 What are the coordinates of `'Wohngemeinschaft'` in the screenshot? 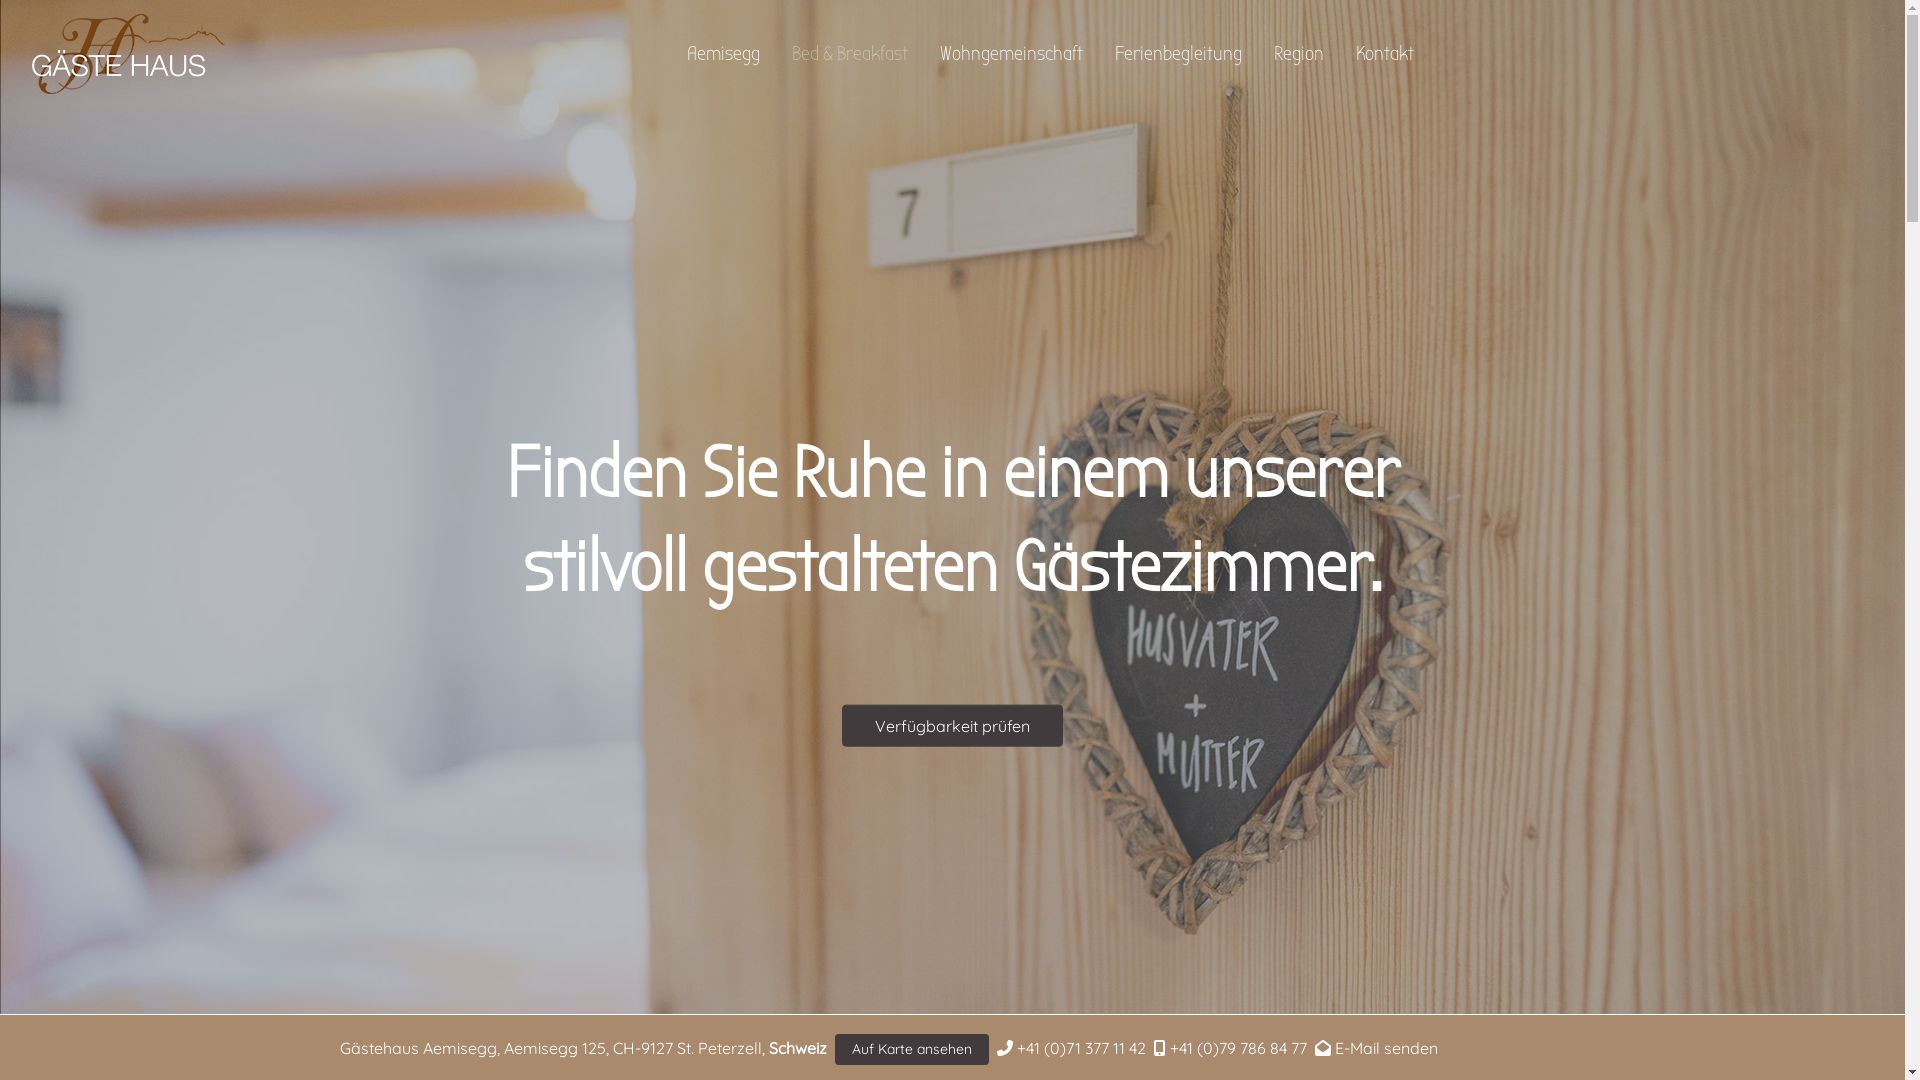 It's located at (1011, 53).